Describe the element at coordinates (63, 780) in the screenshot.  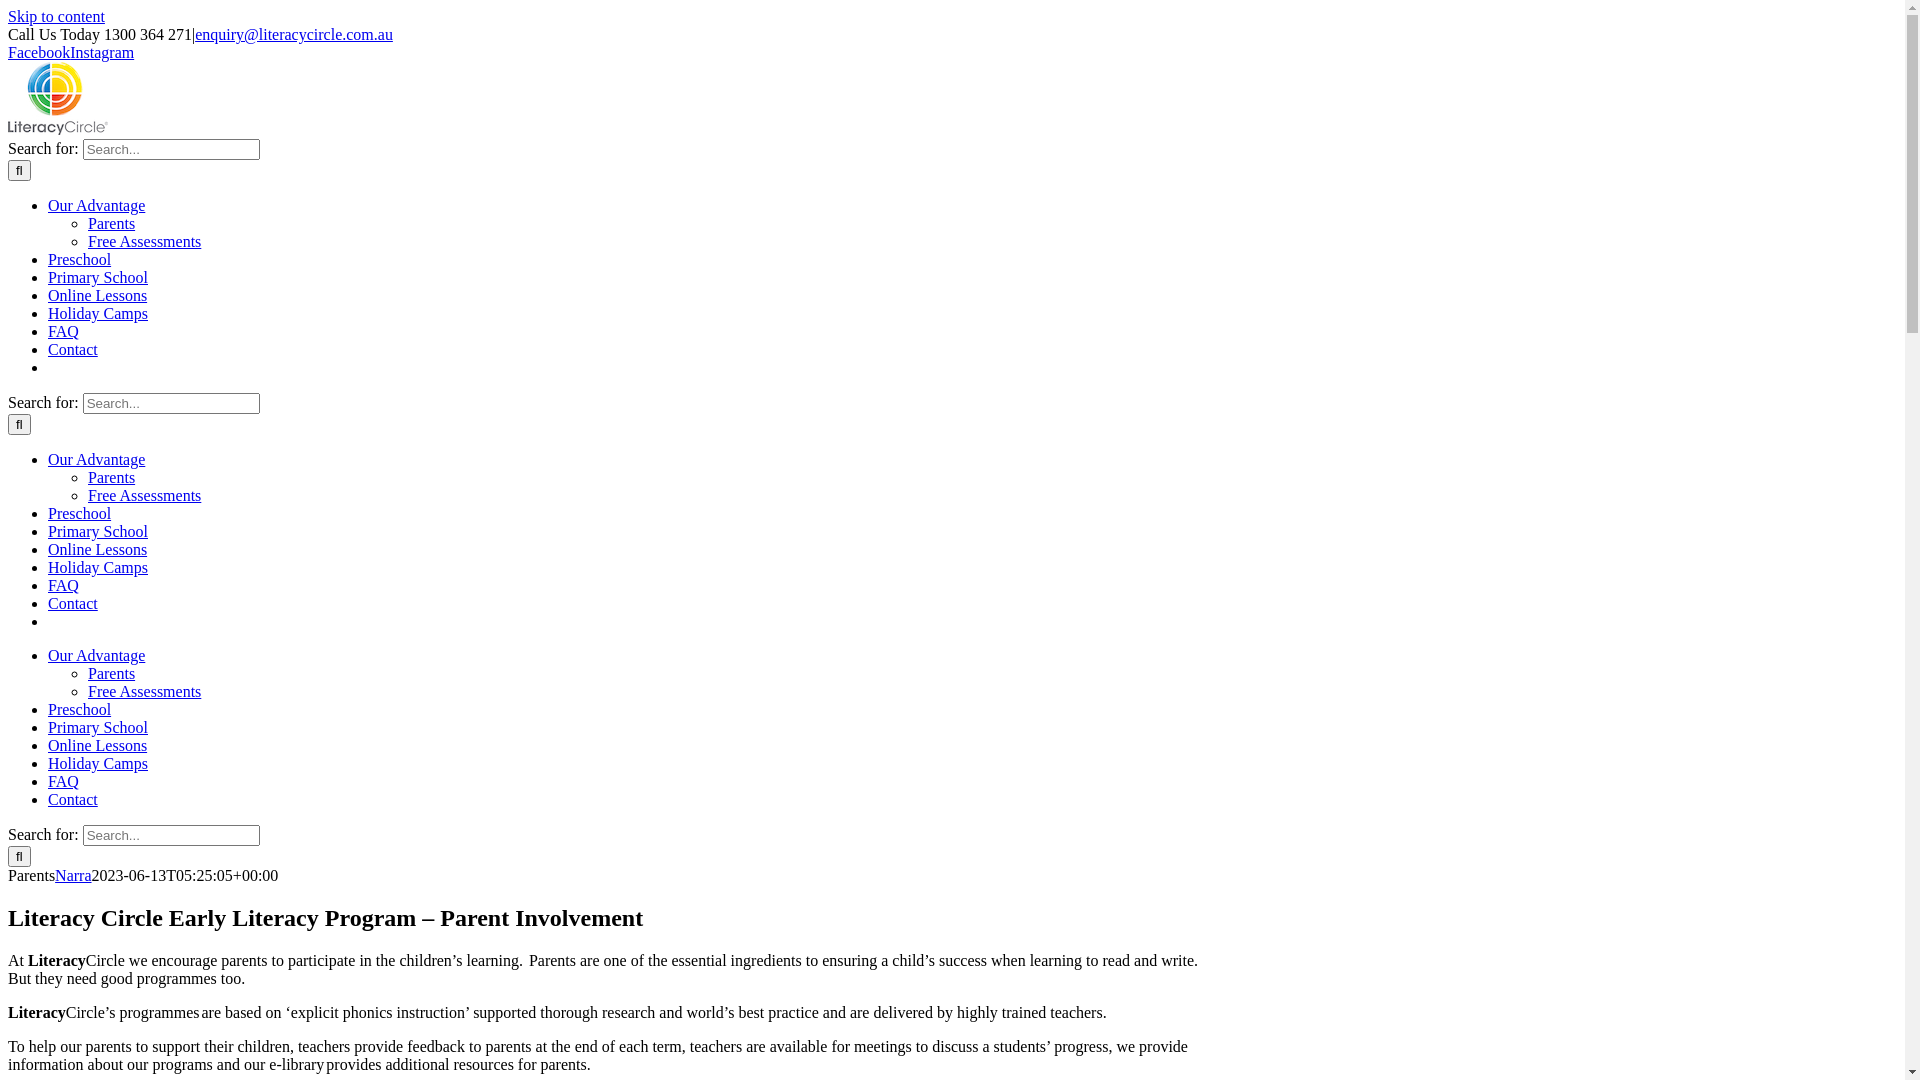
I see `'FAQ'` at that location.